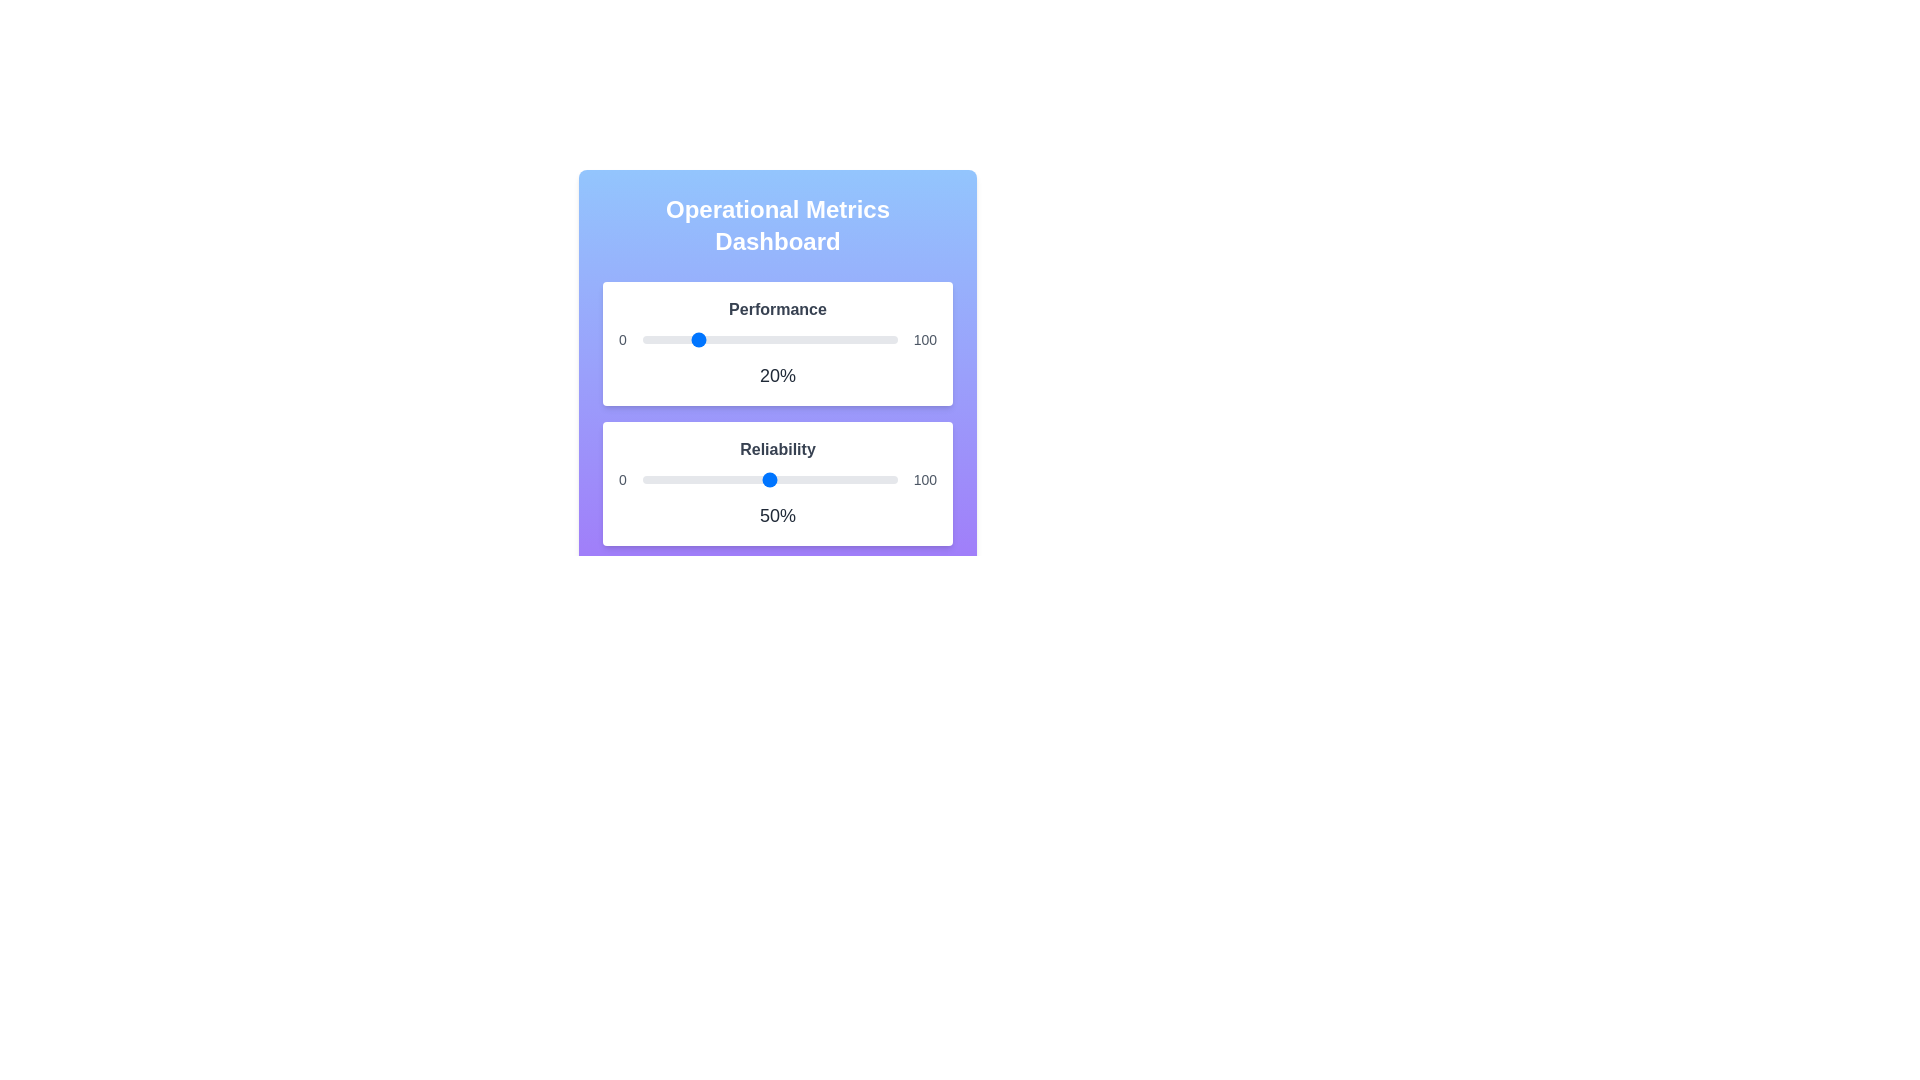  Describe the element at coordinates (854, 479) in the screenshot. I see `the reliability value` at that location.